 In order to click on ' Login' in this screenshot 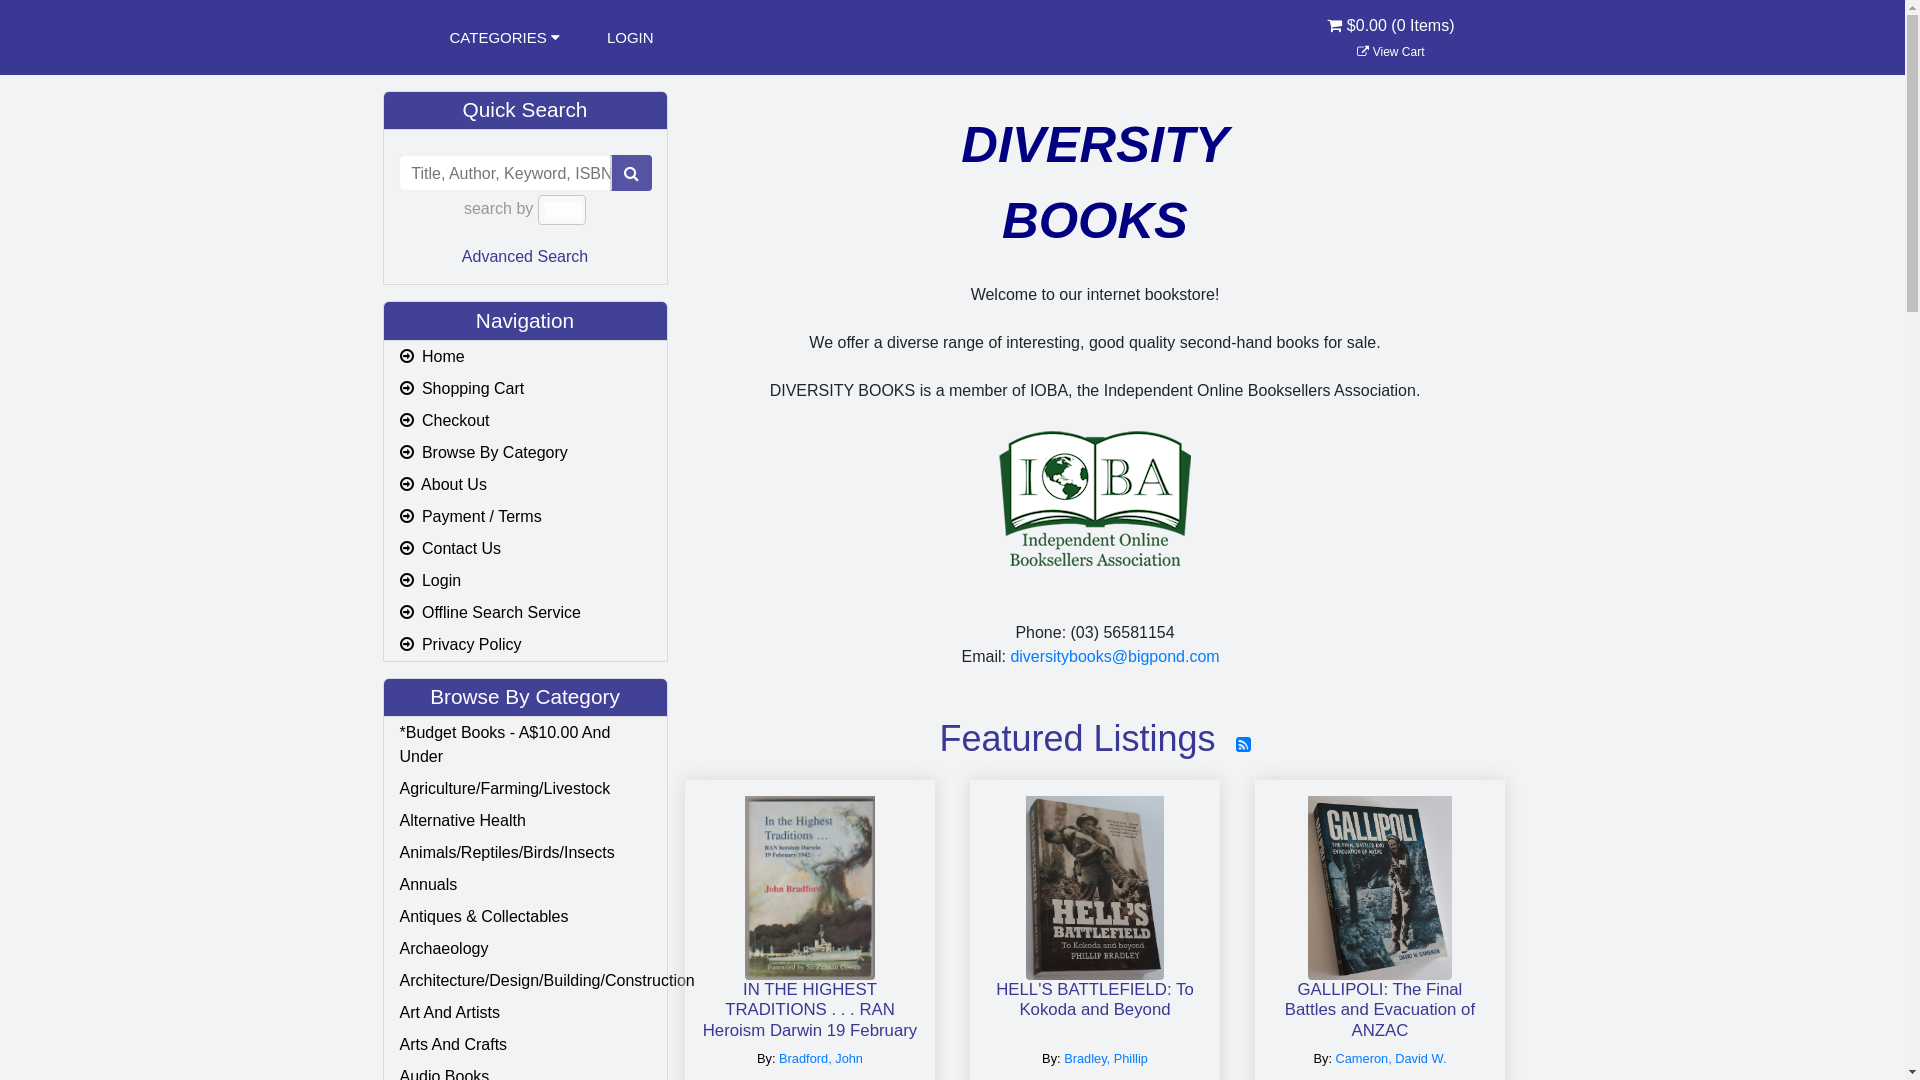, I will do `click(525, 581)`.